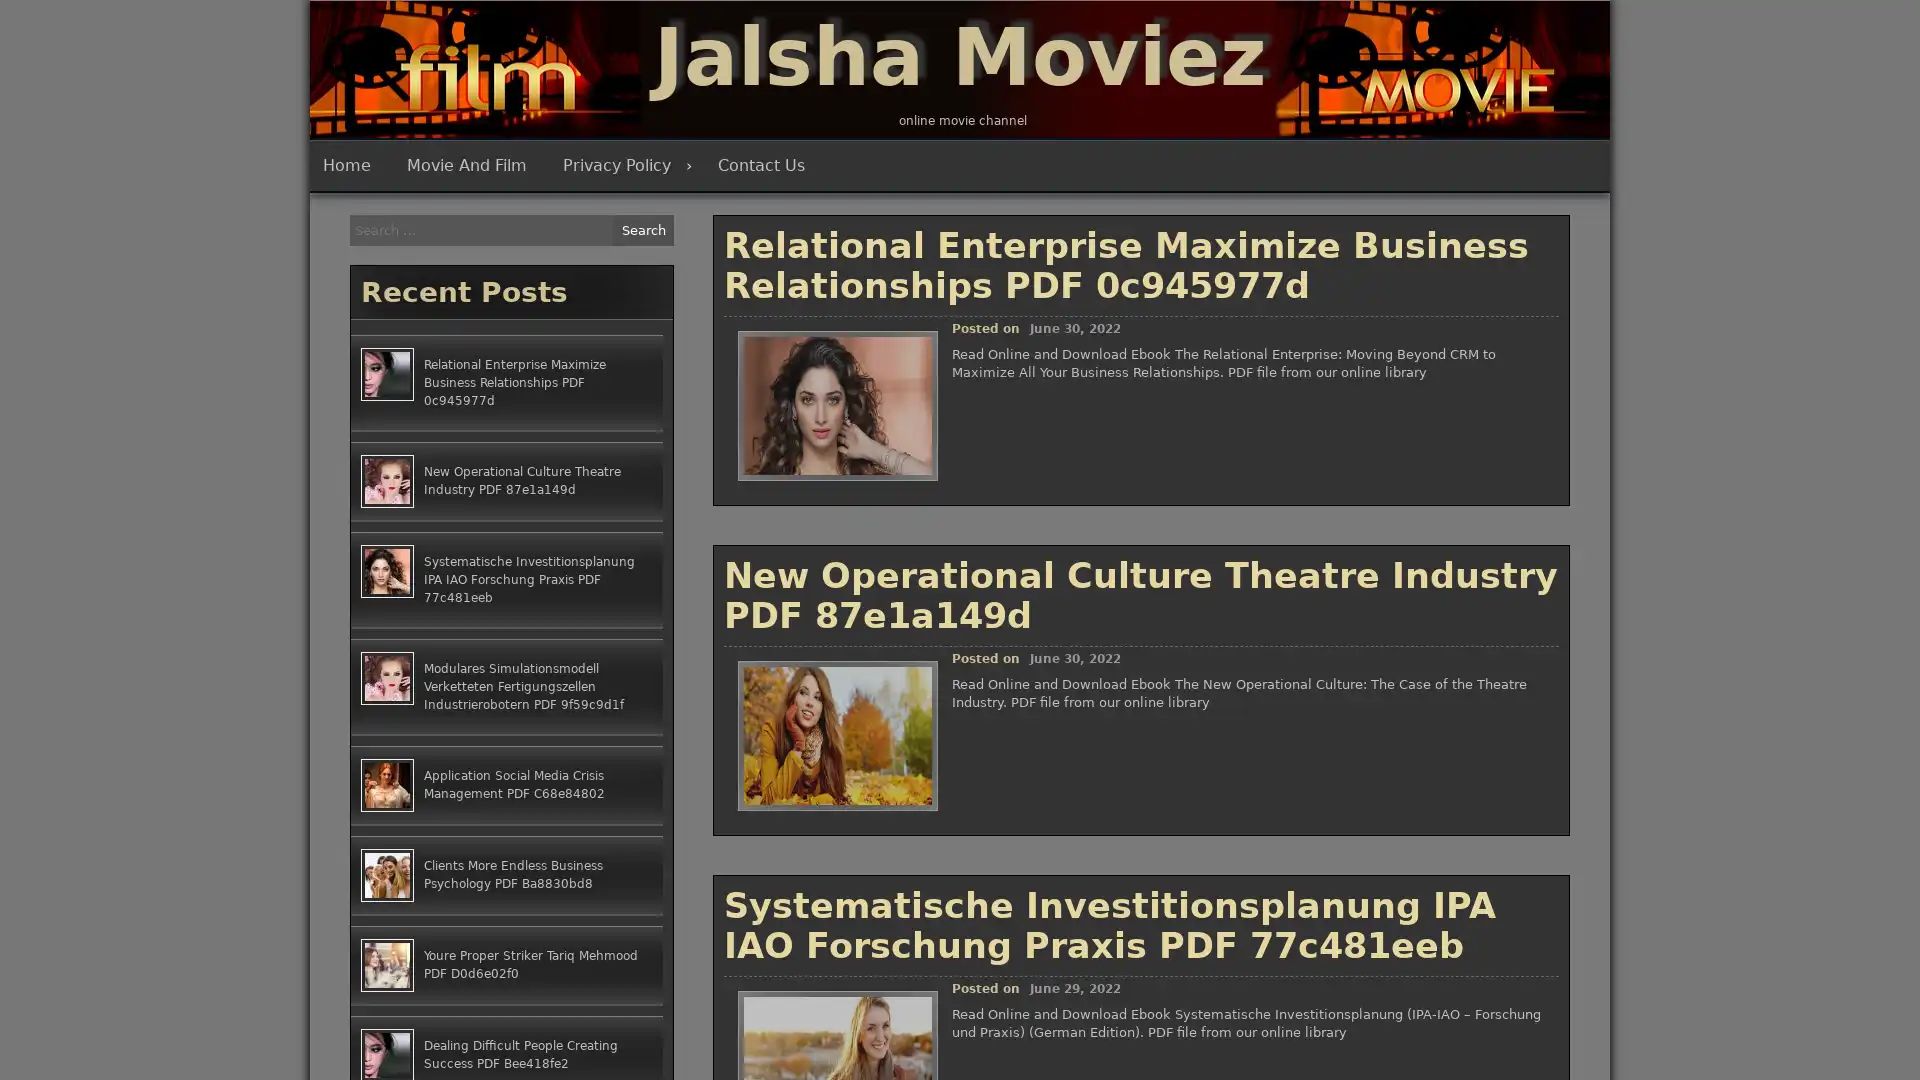 The height and width of the screenshot is (1080, 1920). Describe the element at coordinates (643, 229) in the screenshot. I see `Search` at that location.